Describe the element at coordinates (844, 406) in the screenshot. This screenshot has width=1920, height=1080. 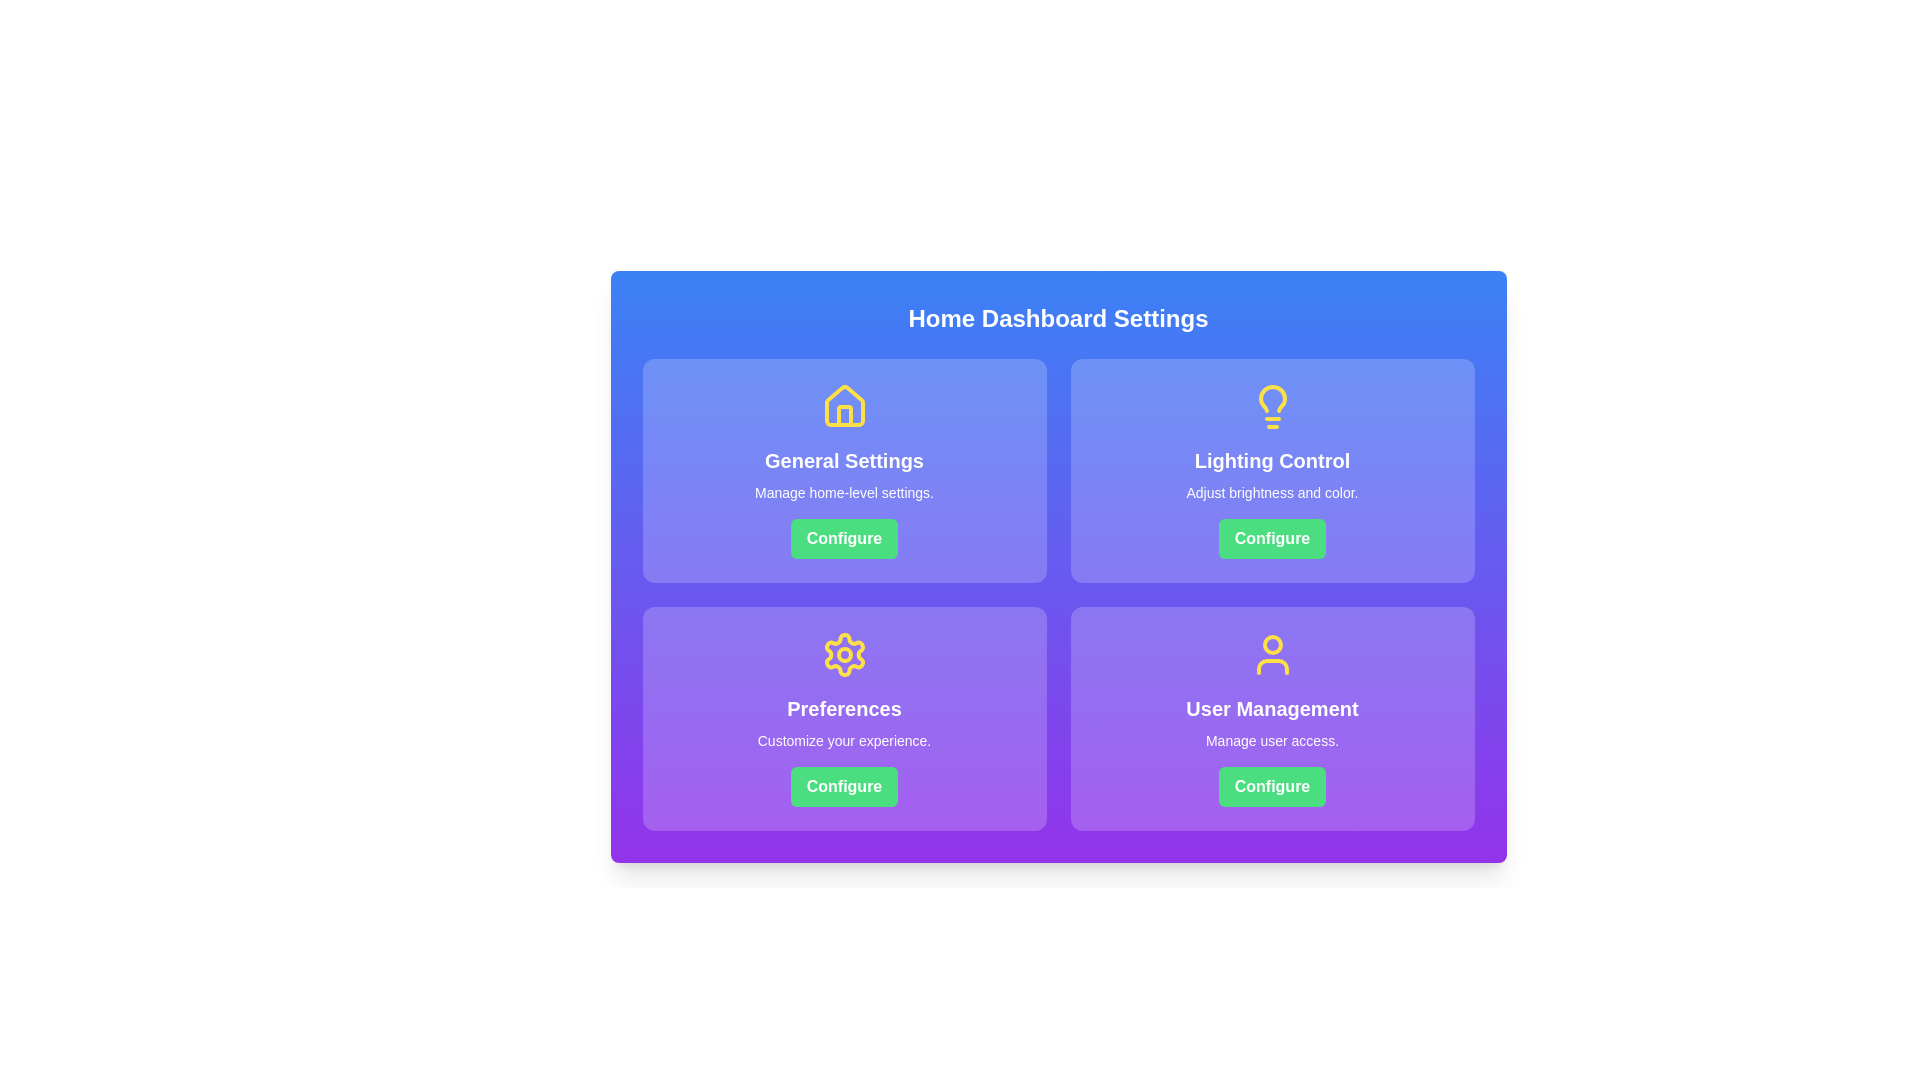
I see `the icon corresponding to General Settings` at that location.